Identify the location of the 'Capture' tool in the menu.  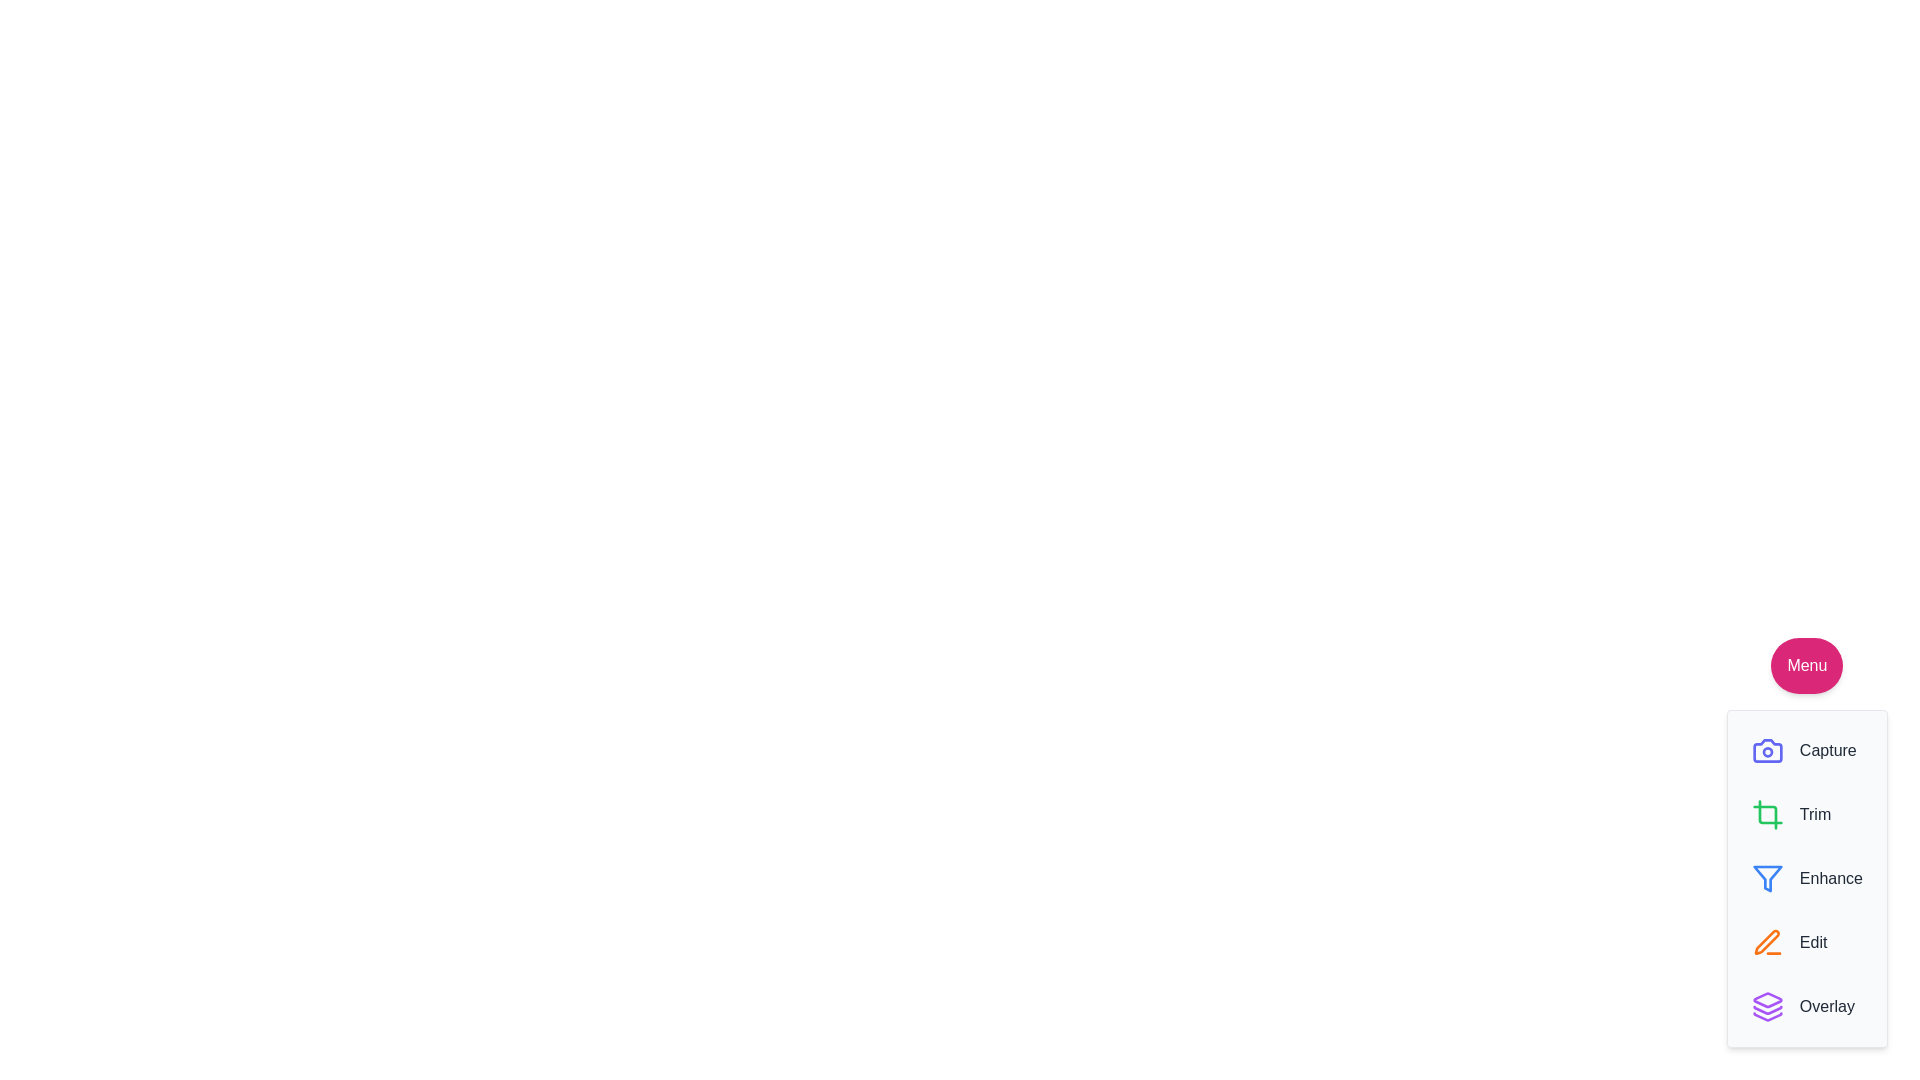
(1804, 751).